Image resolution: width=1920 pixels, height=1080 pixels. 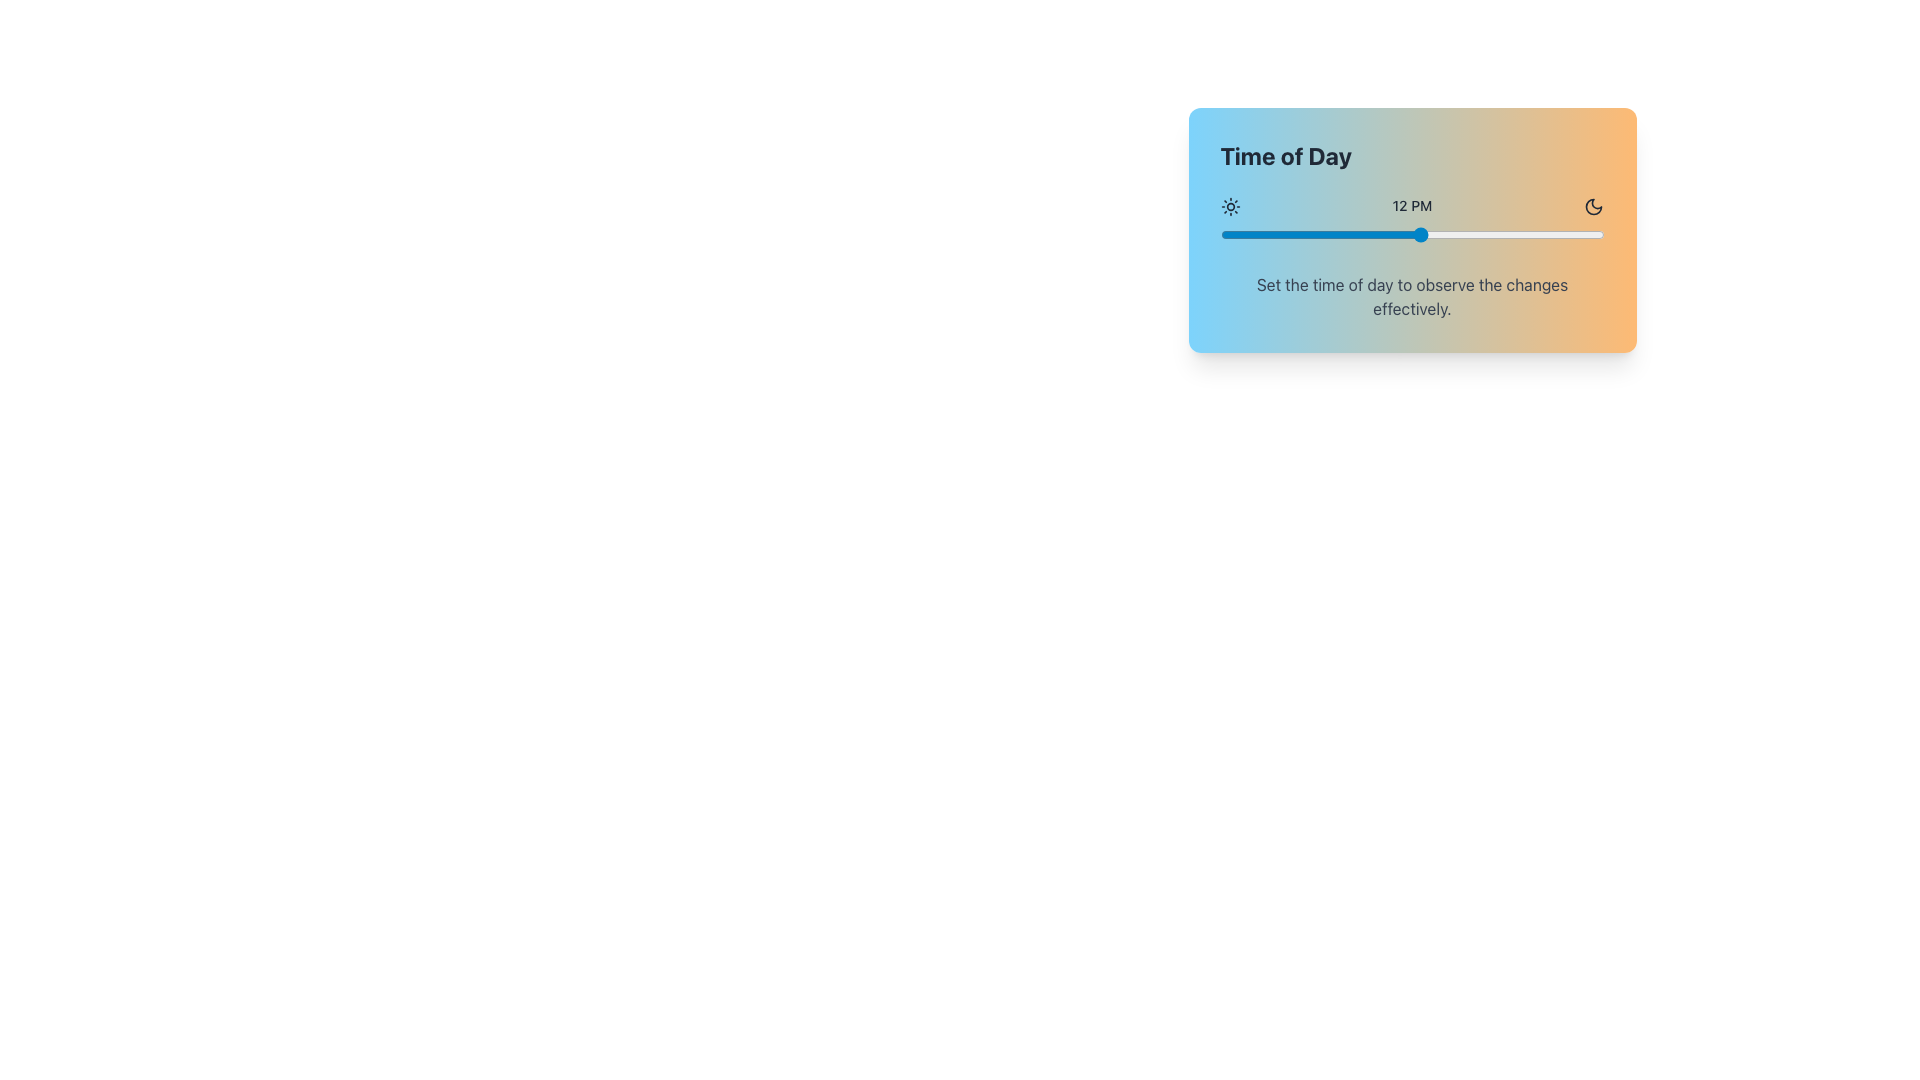 What do you see at coordinates (1593, 207) in the screenshot?
I see `the night mode toggle icon located at the top-right of the 'Time of Day' card` at bounding box center [1593, 207].